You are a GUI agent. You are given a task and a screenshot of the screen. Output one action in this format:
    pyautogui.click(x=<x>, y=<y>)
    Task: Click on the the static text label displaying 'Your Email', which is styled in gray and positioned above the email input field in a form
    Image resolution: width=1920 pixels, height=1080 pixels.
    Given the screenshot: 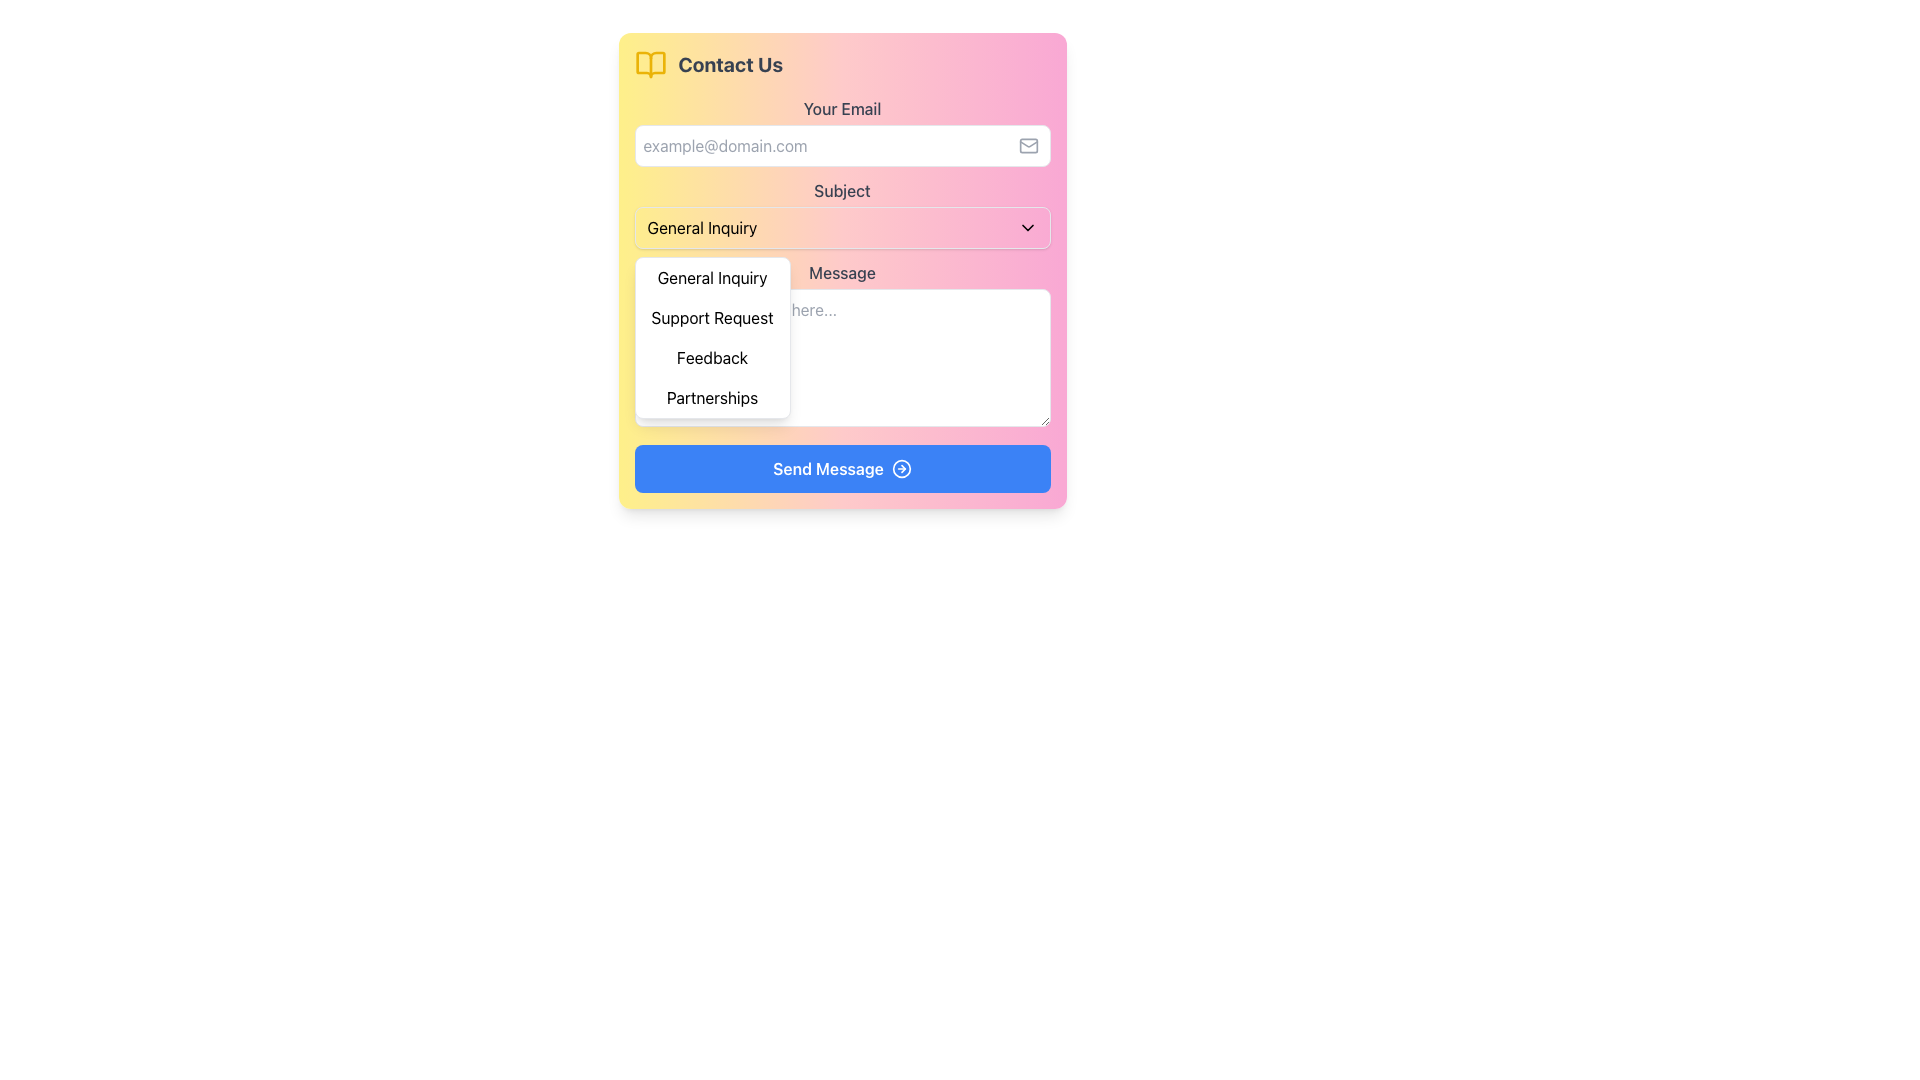 What is the action you would take?
    pyautogui.click(x=842, y=108)
    